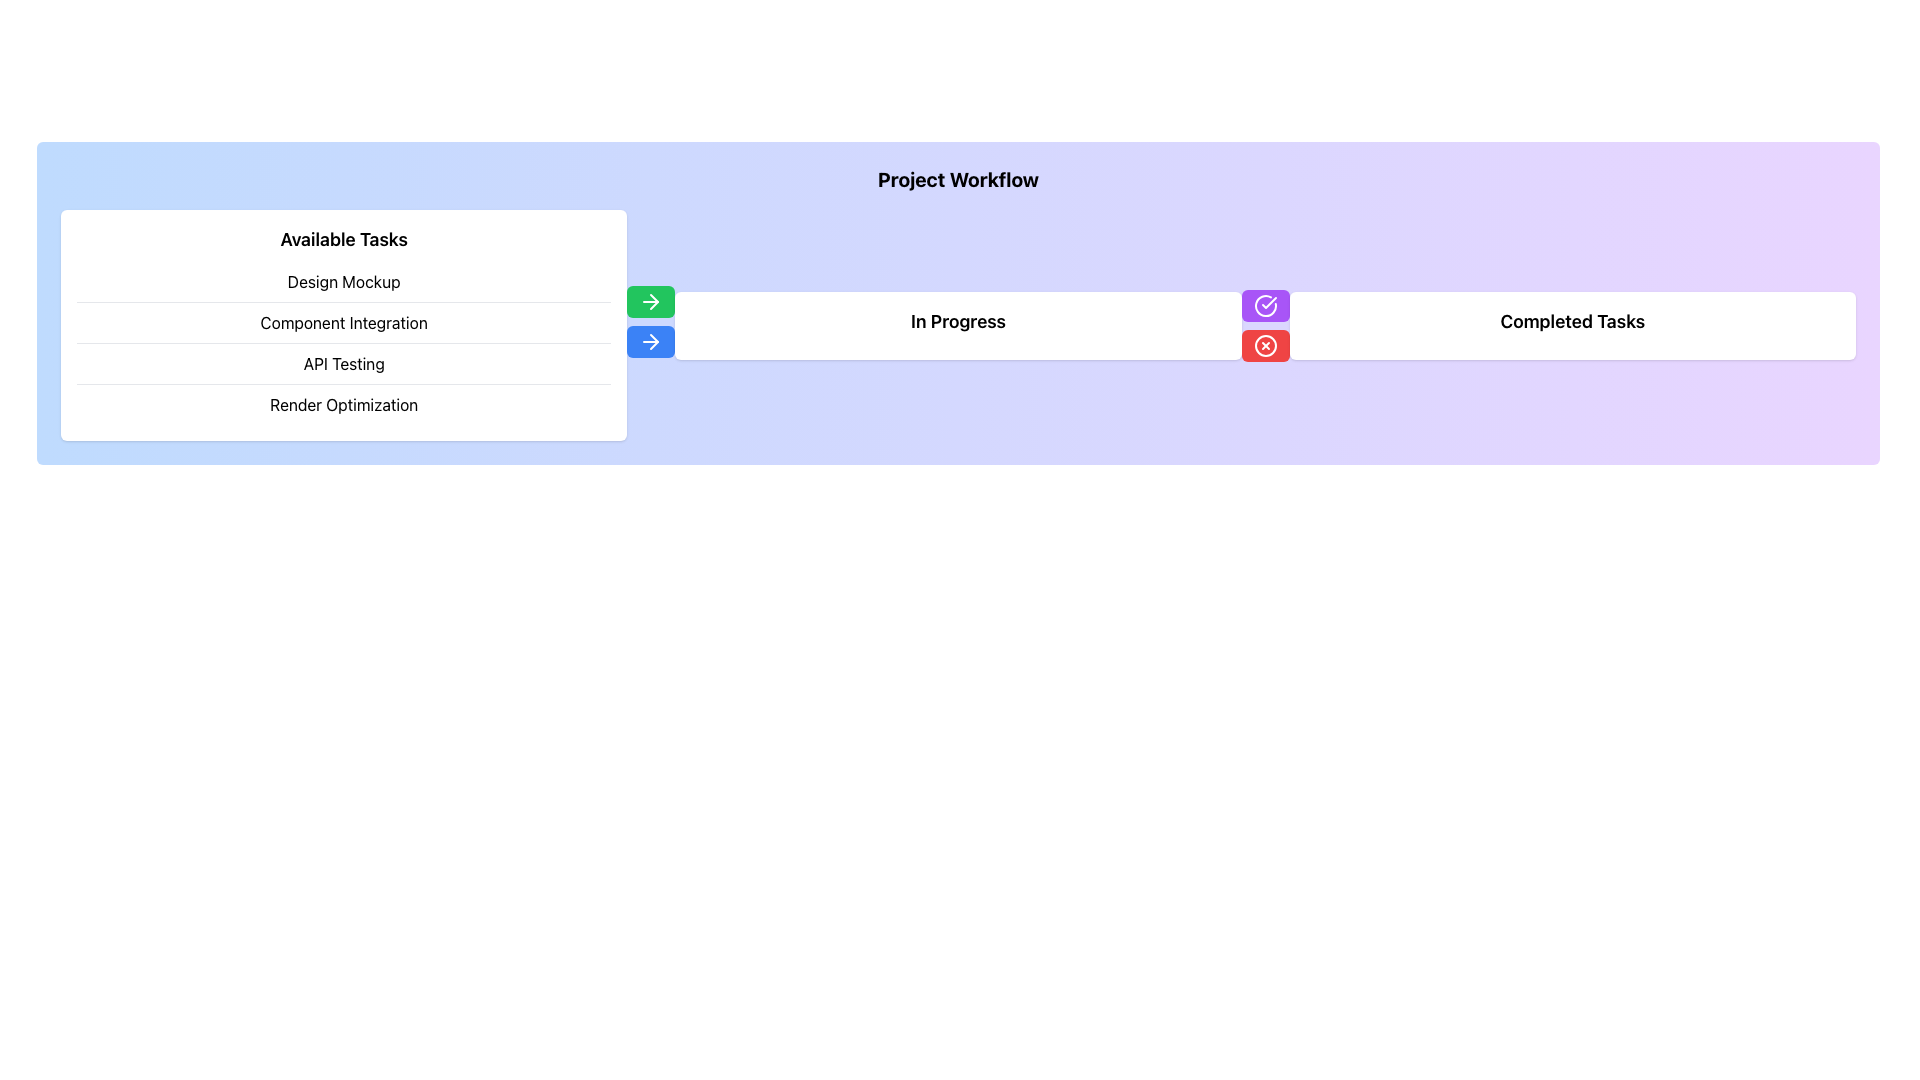 The image size is (1920, 1080). What do you see at coordinates (651, 324) in the screenshot?
I see `the second button located directly below the green button in the vertically stacked pair, positioned between the 'Available Tasks' and 'In Progress' sections to observe hover effects` at bounding box center [651, 324].